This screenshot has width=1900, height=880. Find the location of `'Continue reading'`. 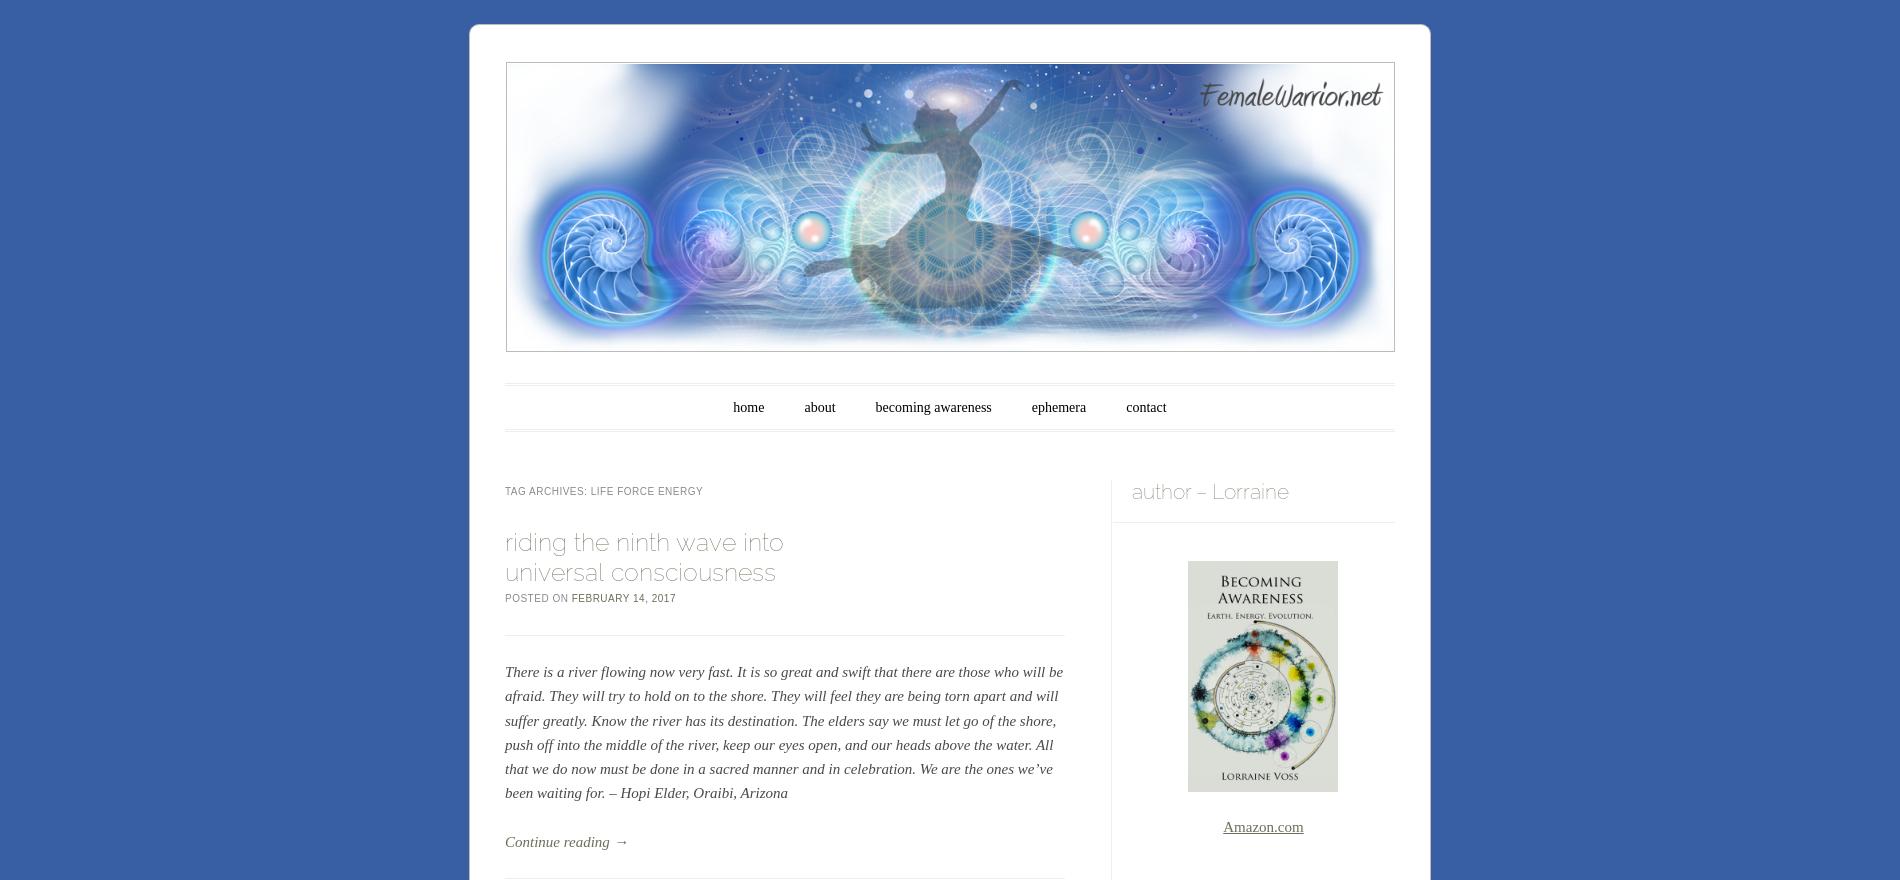

'Continue reading' is located at coordinates (558, 840).